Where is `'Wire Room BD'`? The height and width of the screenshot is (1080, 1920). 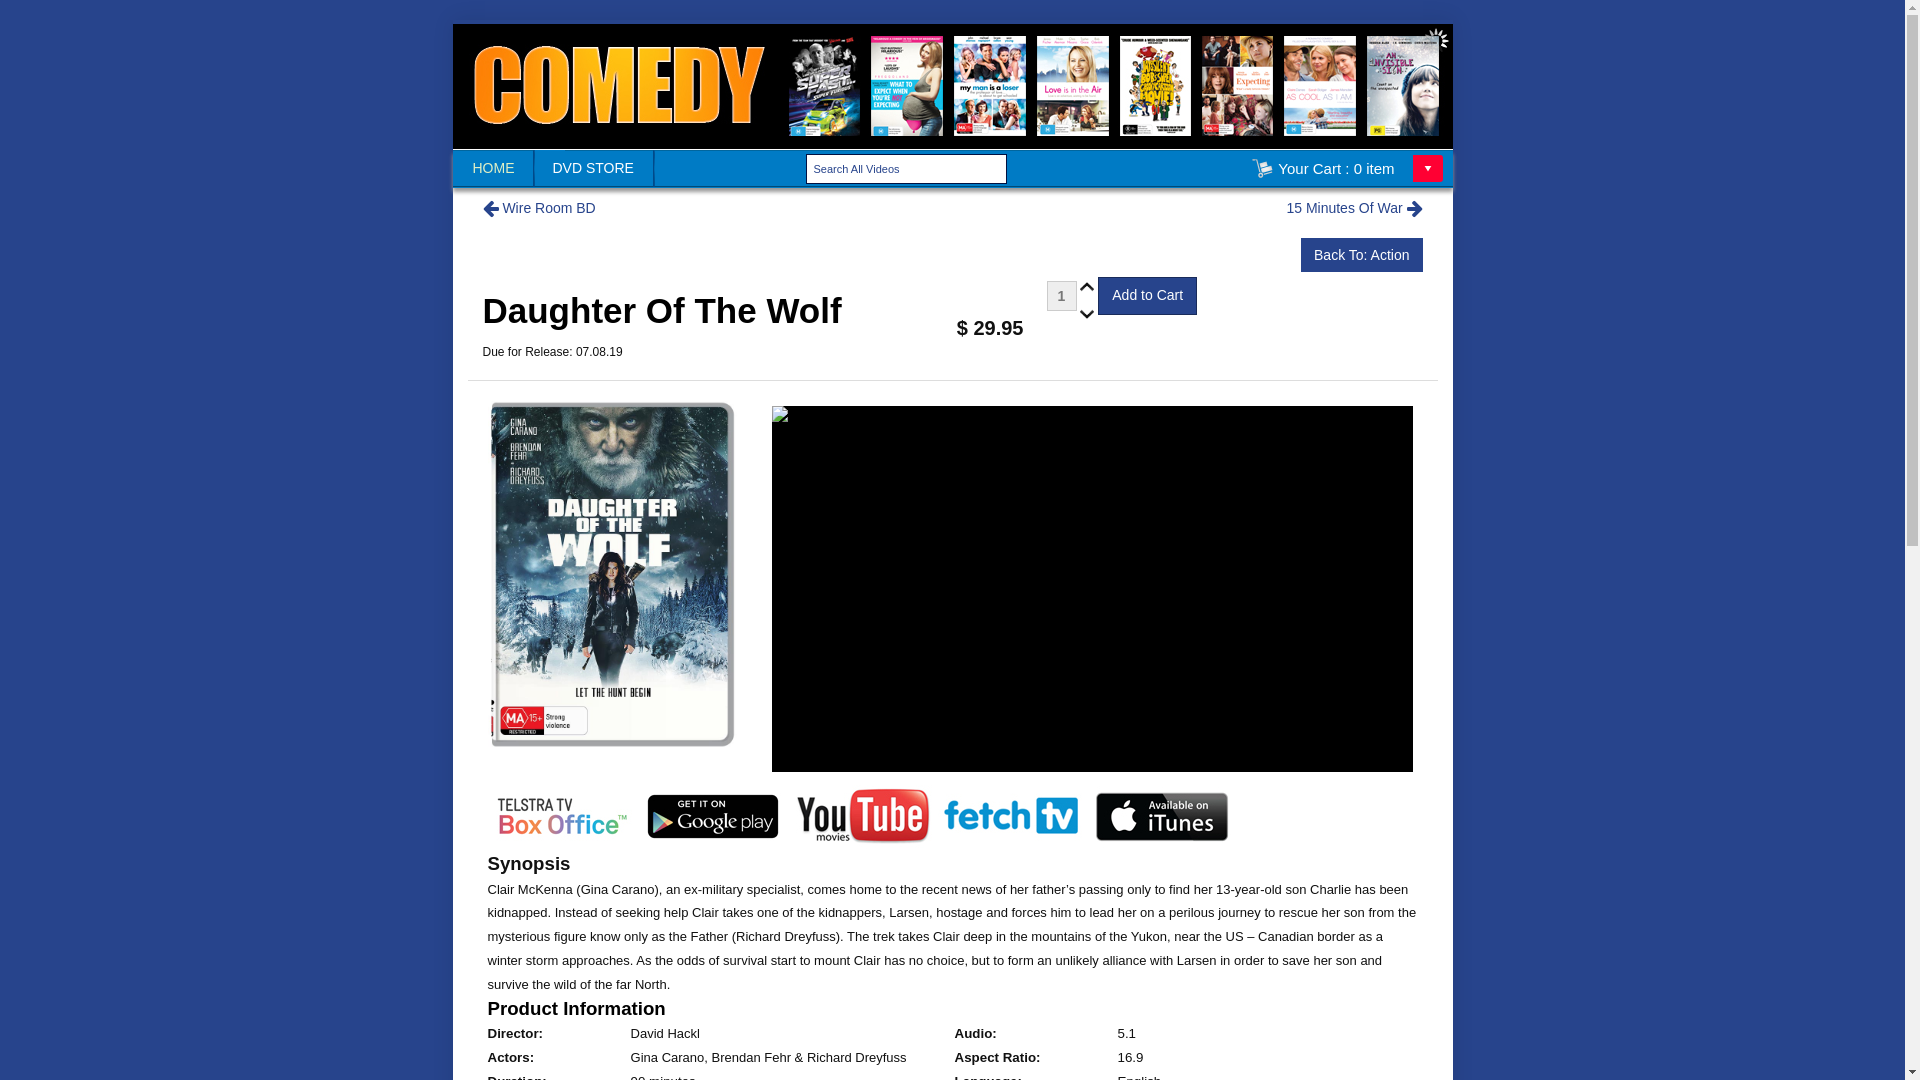 'Wire Room BD' is located at coordinates (538, 208).